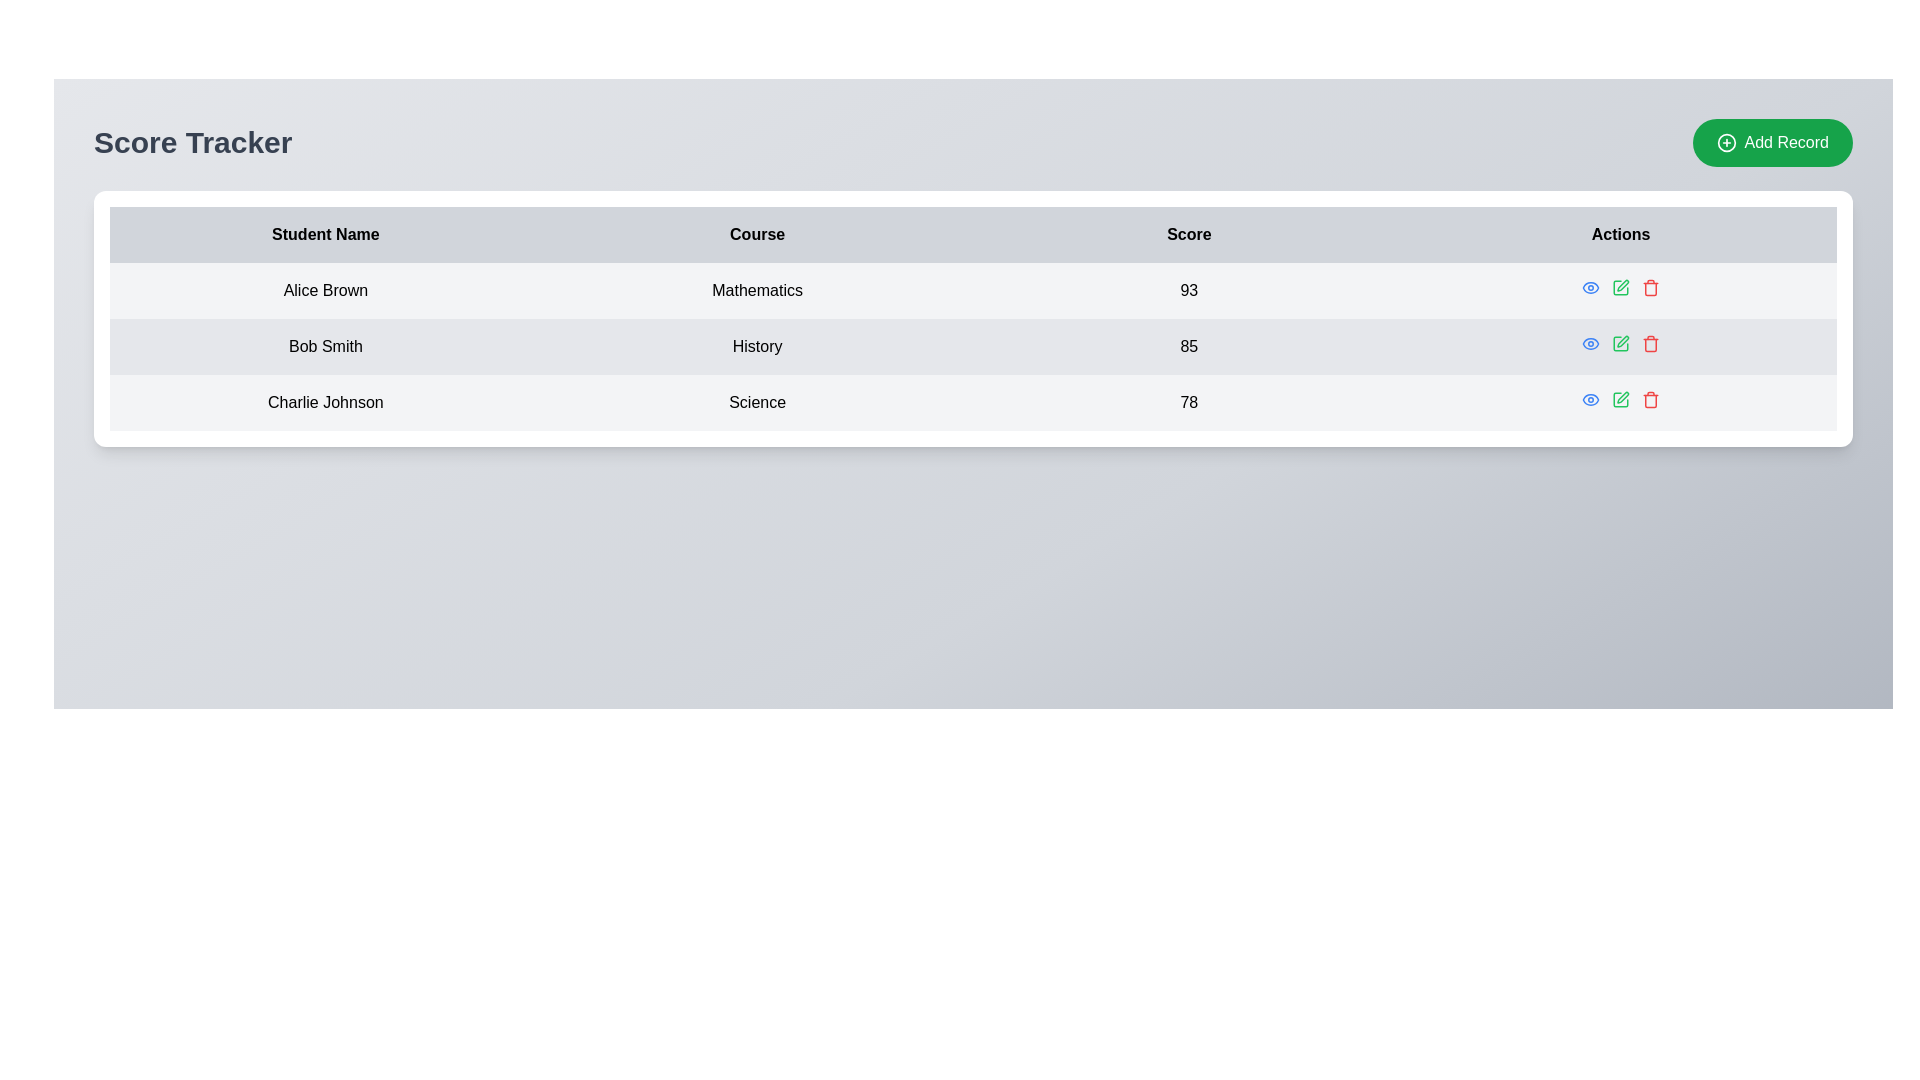 The height and width of the screenshot is (1080, 1920). I want to click on the editing icon button located in the second row under the 'Actions' column of the table, so click(1621, 288).